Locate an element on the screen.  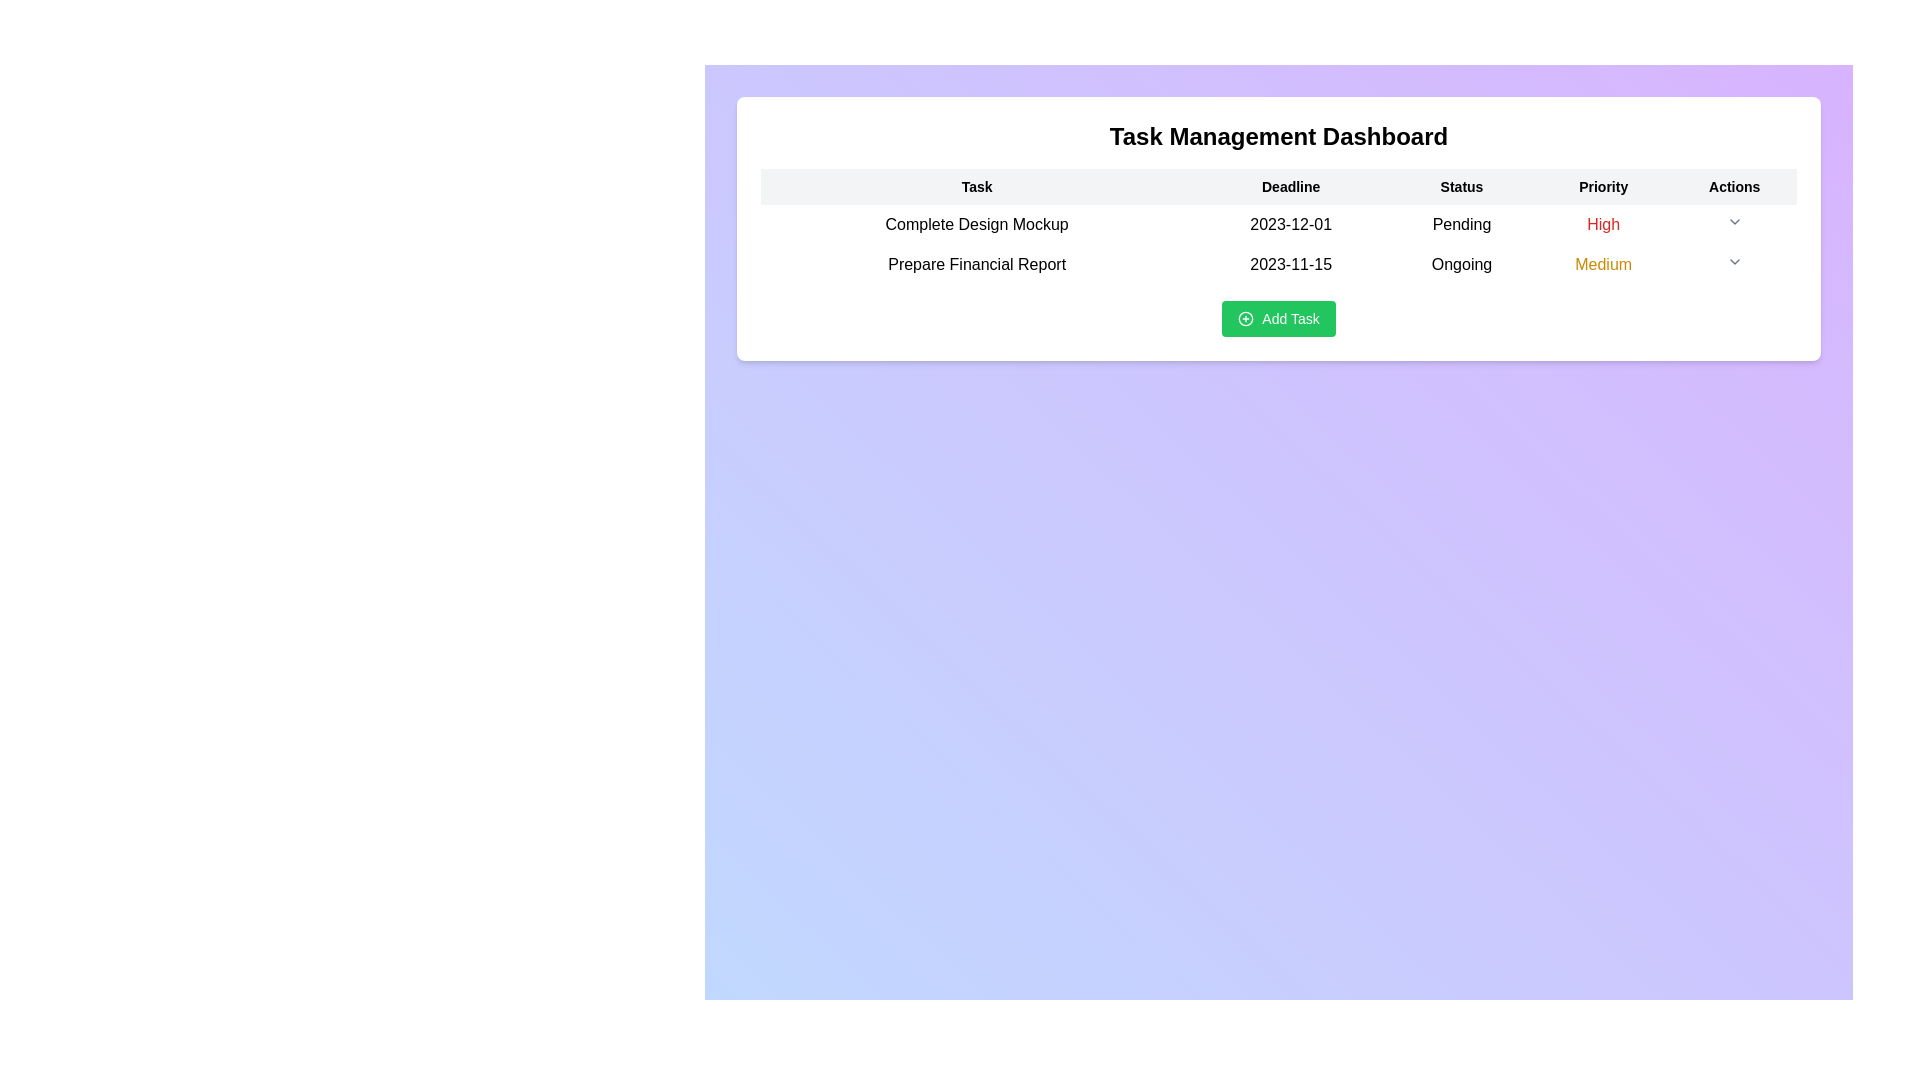
the 'Pending' text label in the 'Status' column of the task management table is located at coordinates (1462, 224).